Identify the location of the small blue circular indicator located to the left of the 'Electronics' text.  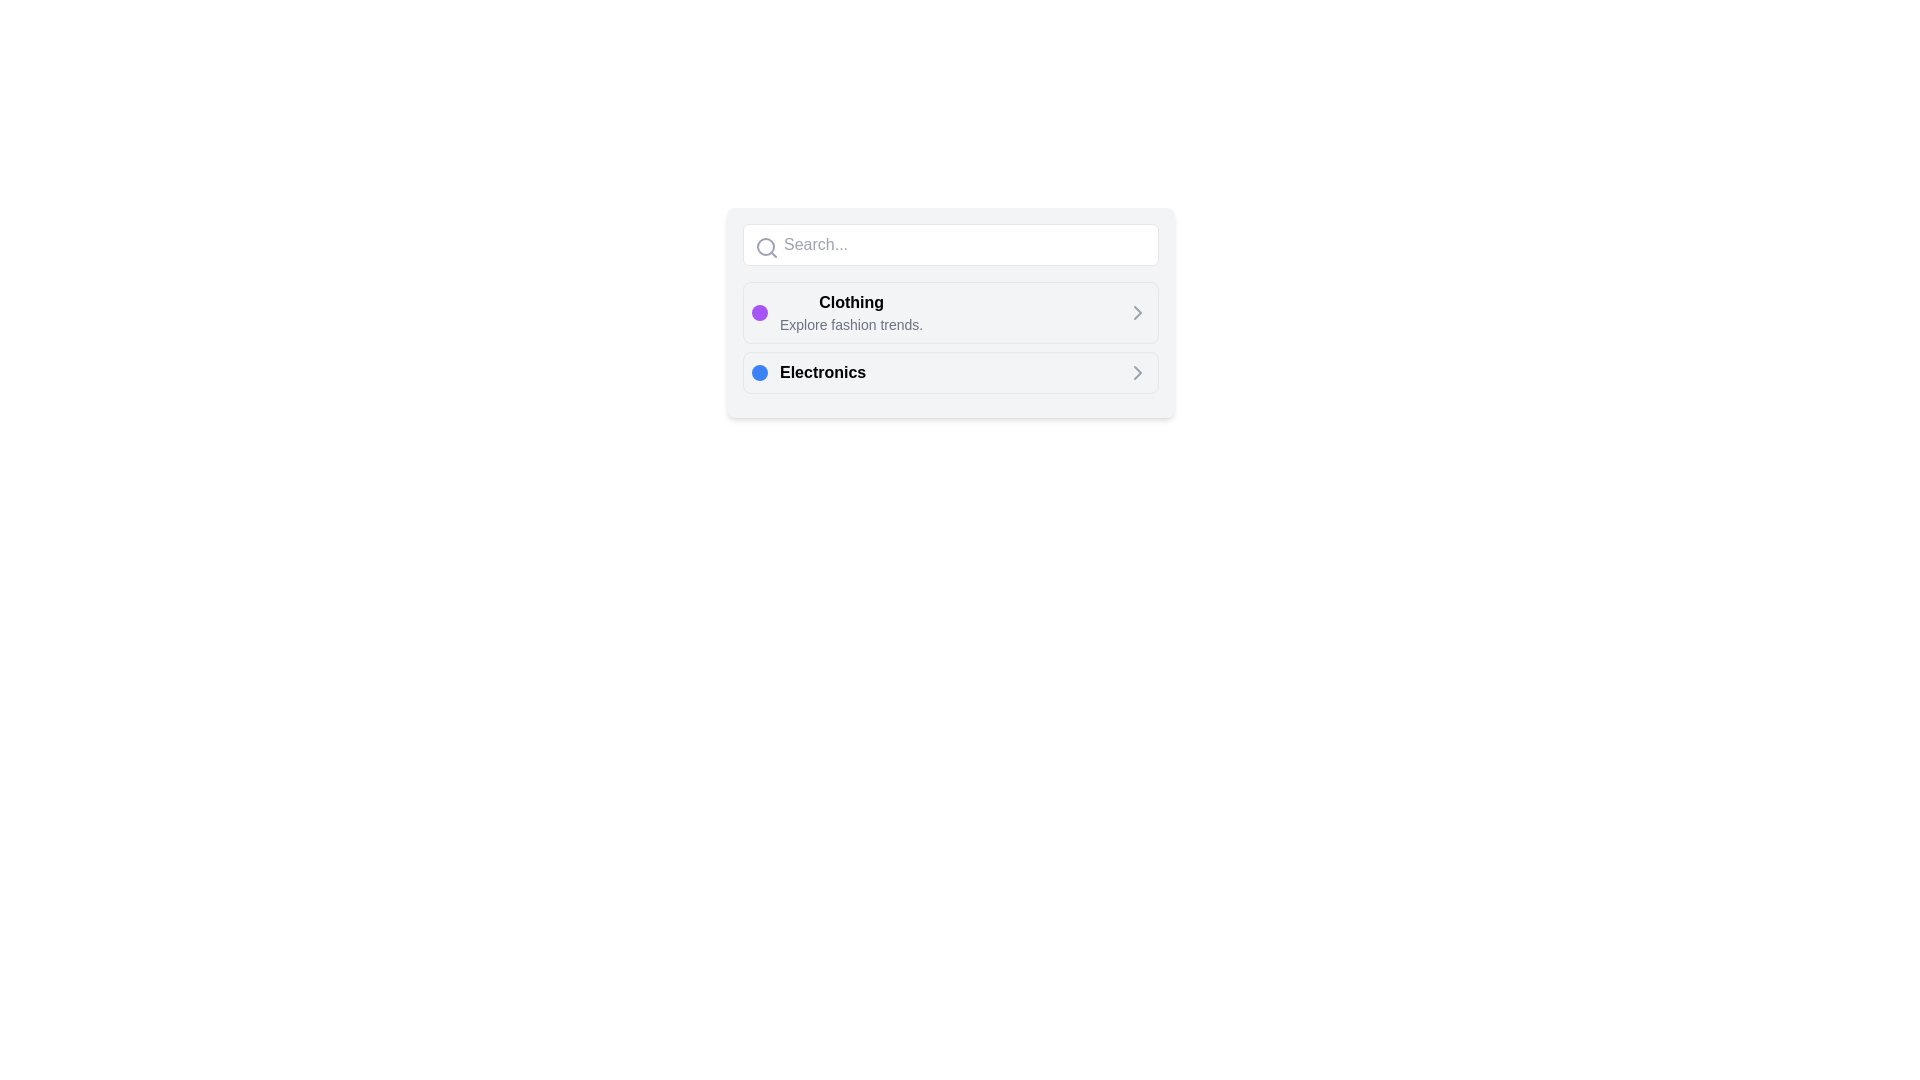
(758, 373).